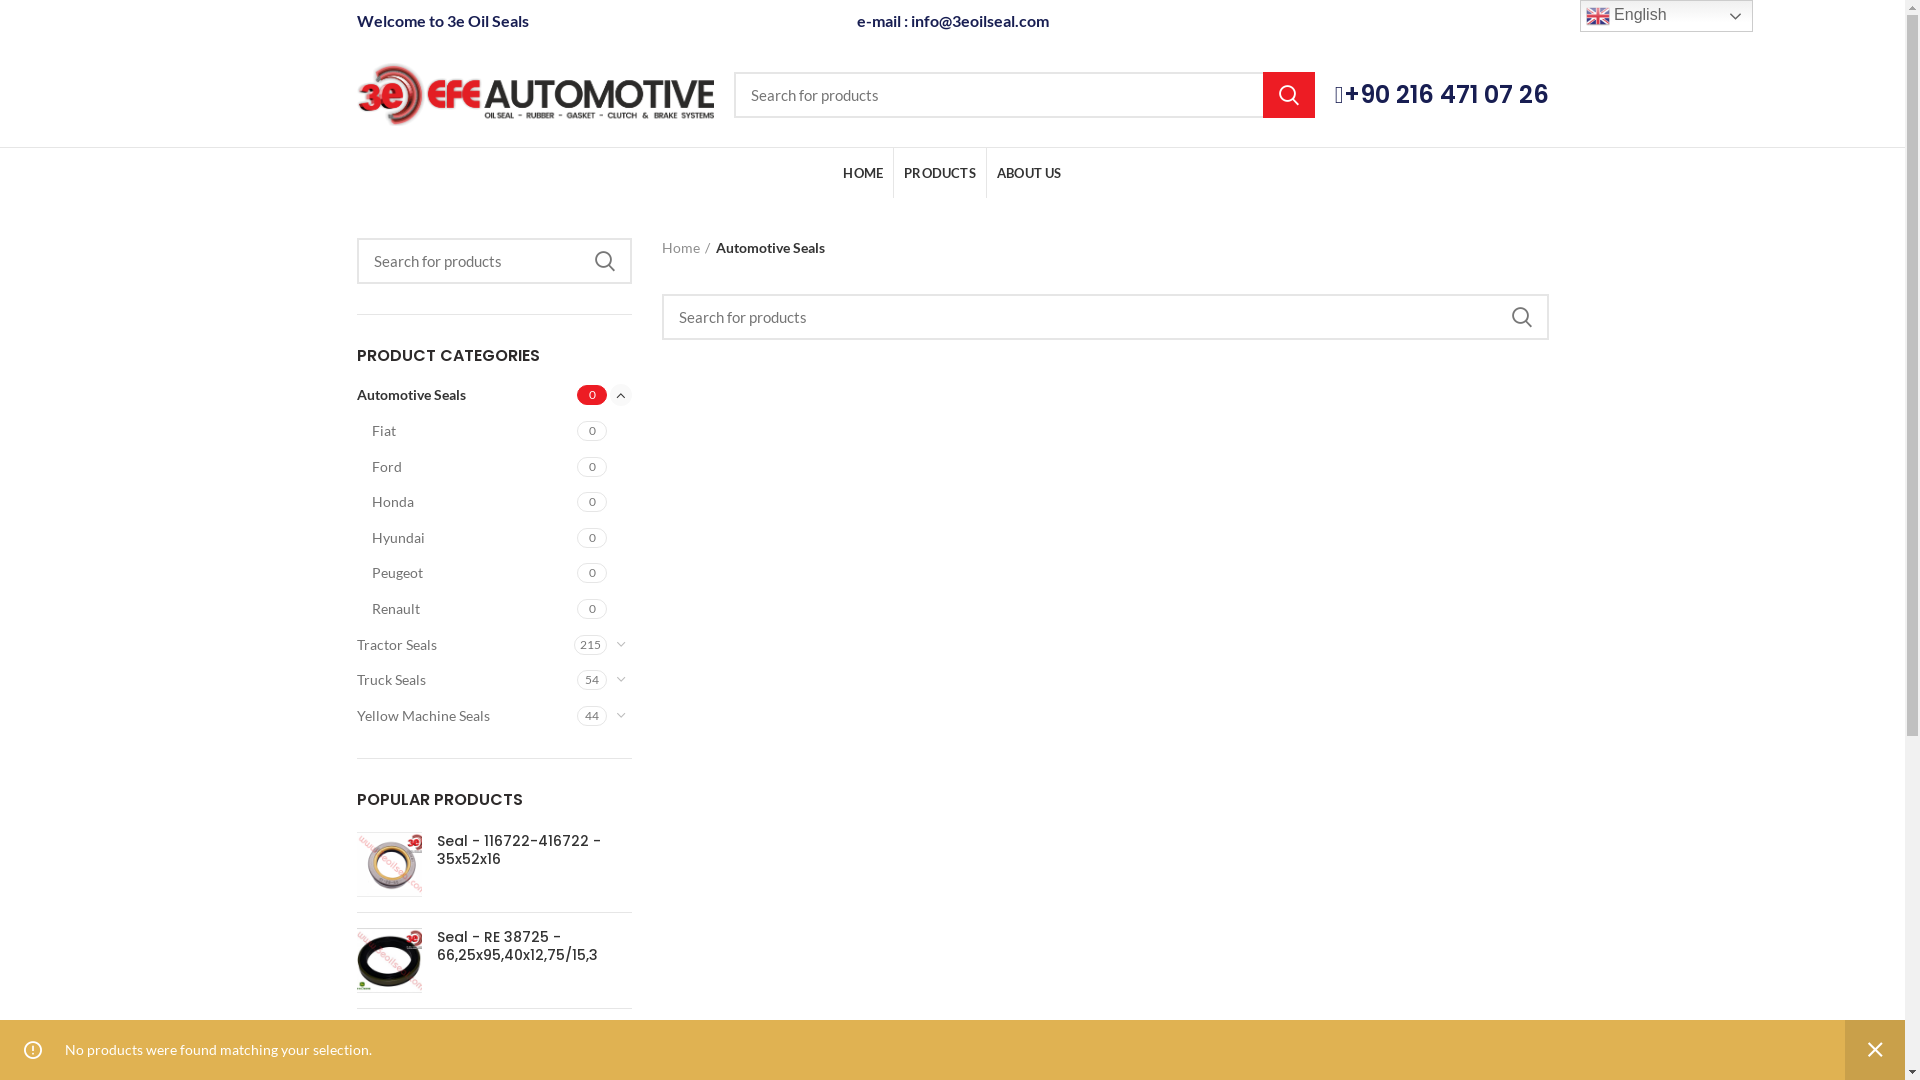 The width and height of the screenshot is (1920, 1080). Describe the element at coordinates (388, 863) in the screenshot. I see `'Seal - 116722-416722` at that location.